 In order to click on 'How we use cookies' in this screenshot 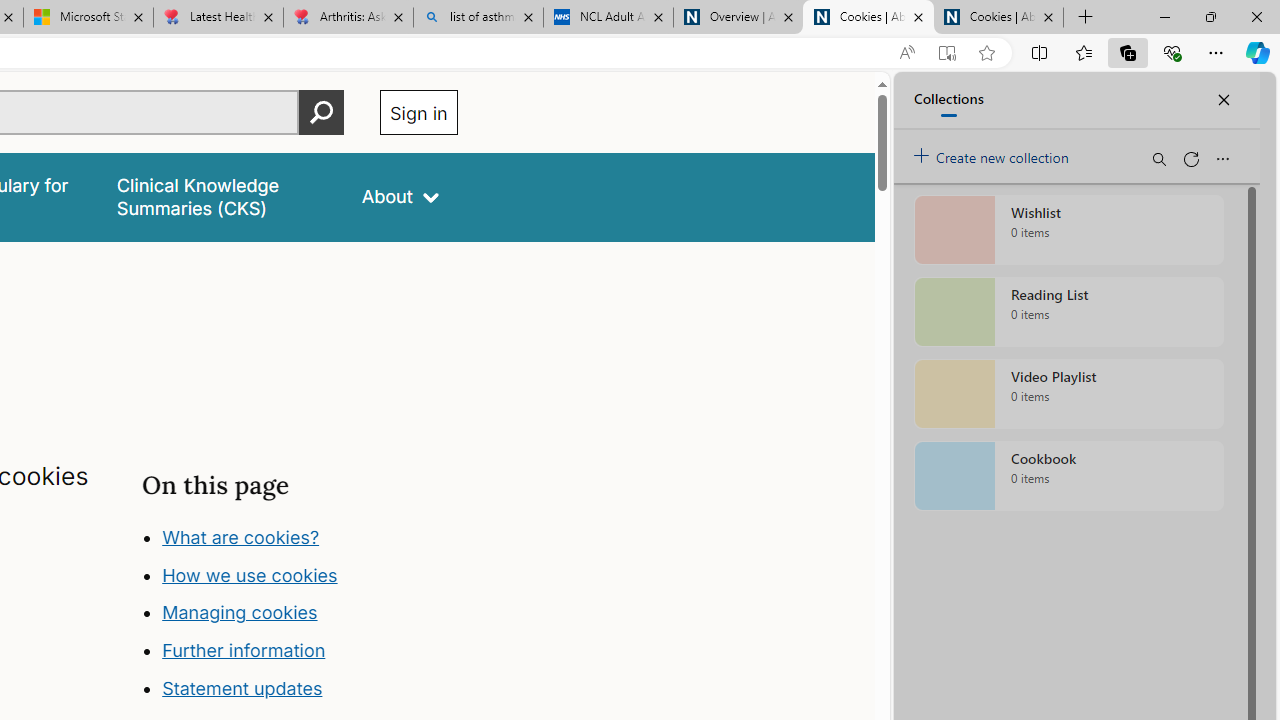, I will do `click(249, 574)`.